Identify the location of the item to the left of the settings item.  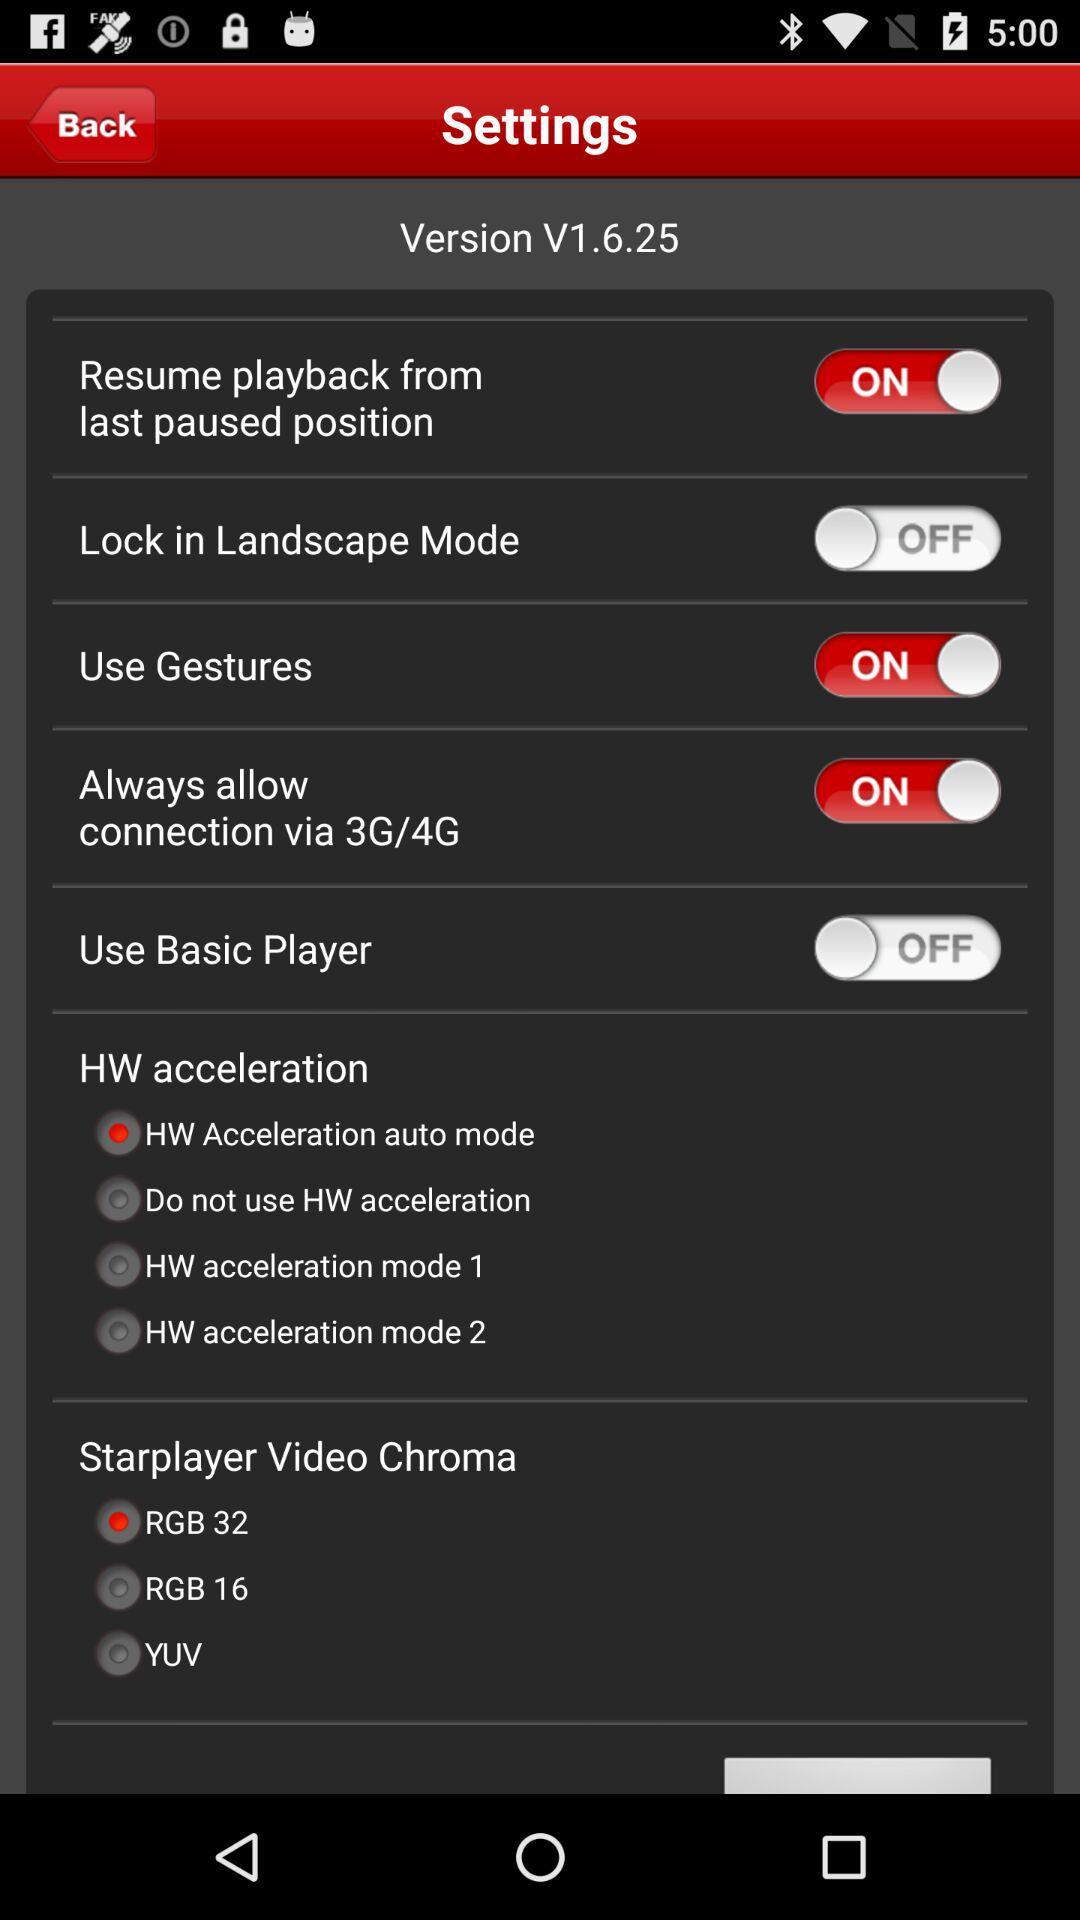
(91, 122).